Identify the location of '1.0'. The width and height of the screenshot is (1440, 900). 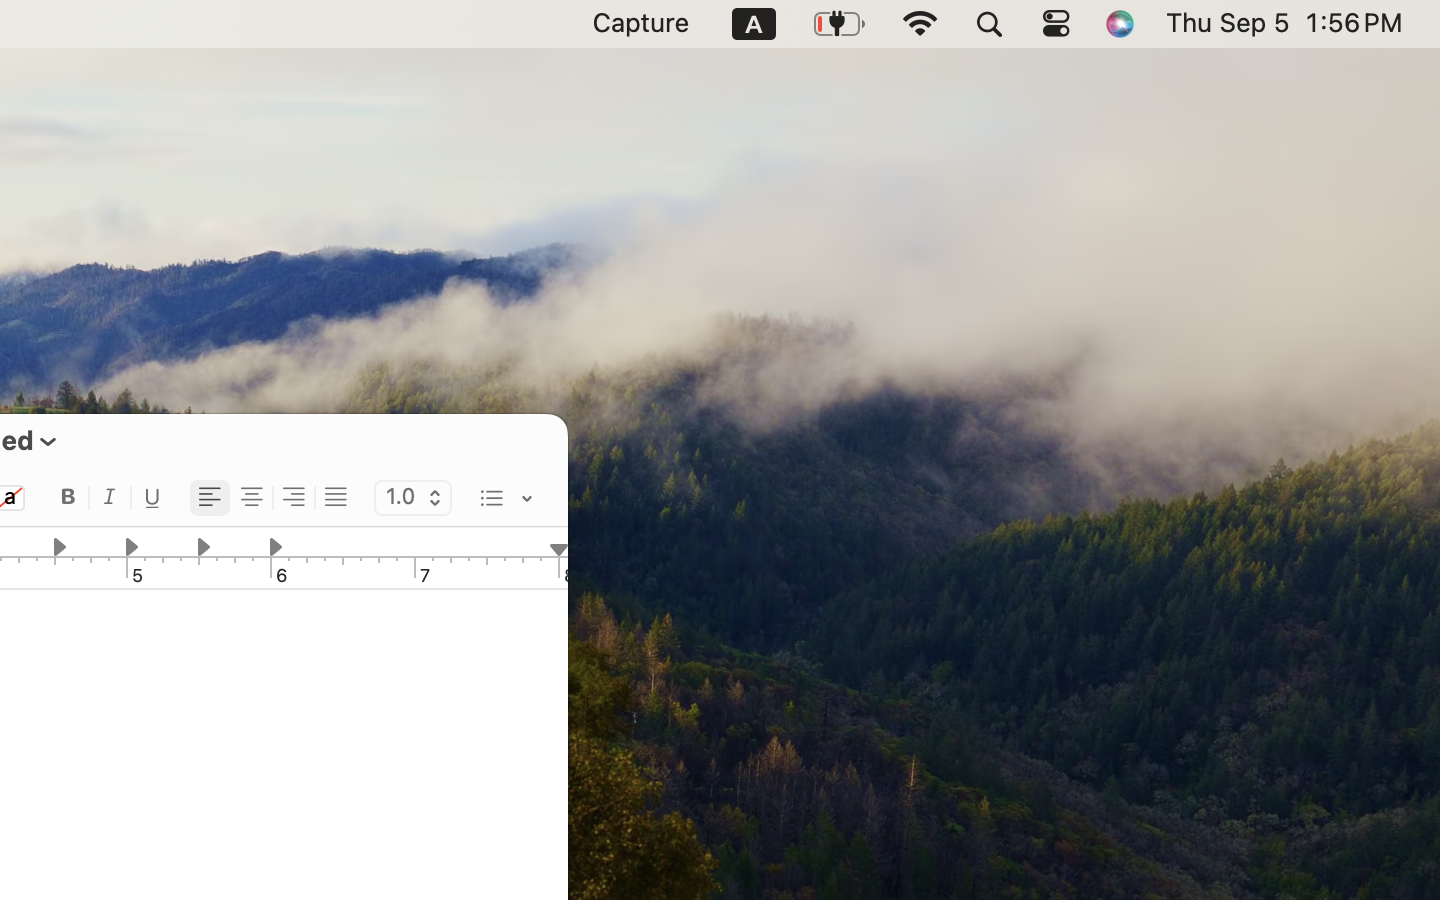
(411, 497).